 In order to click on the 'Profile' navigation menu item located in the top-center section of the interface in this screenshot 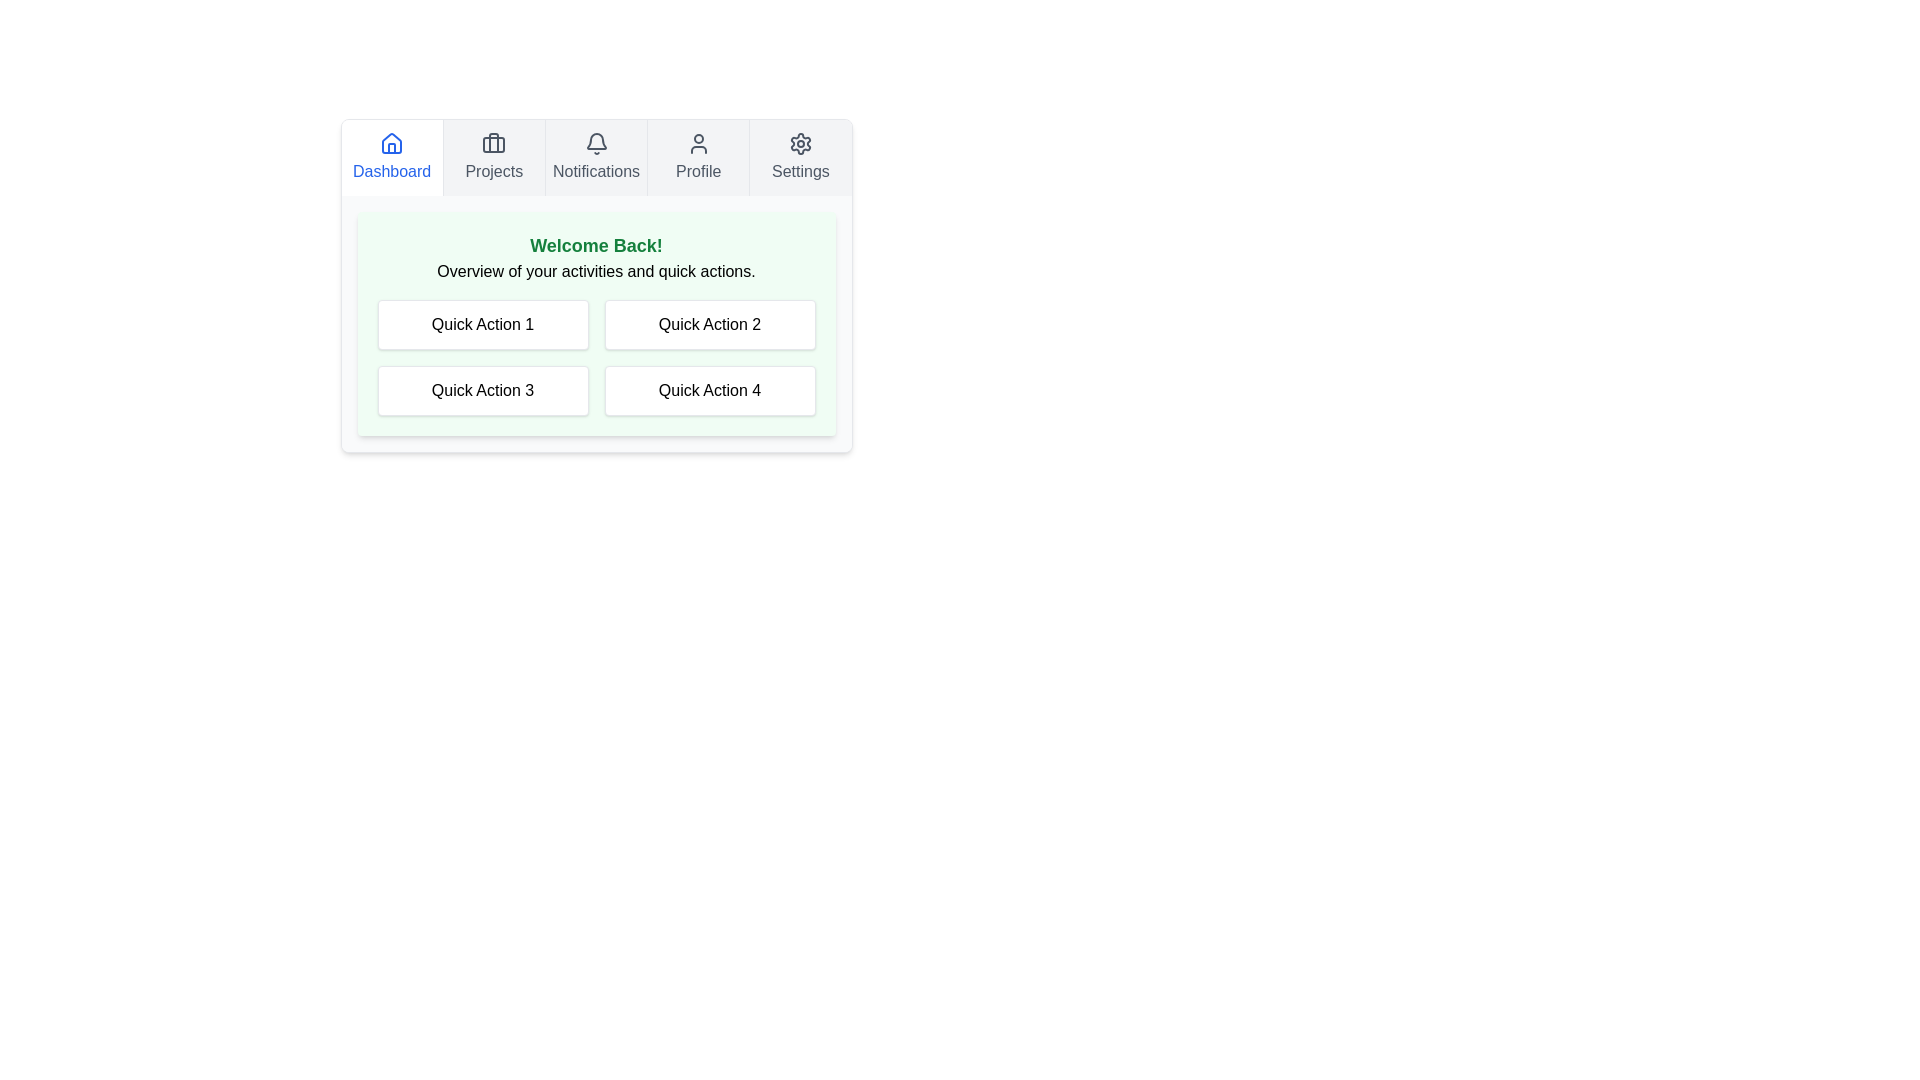, I will do `click(698, 157)`.